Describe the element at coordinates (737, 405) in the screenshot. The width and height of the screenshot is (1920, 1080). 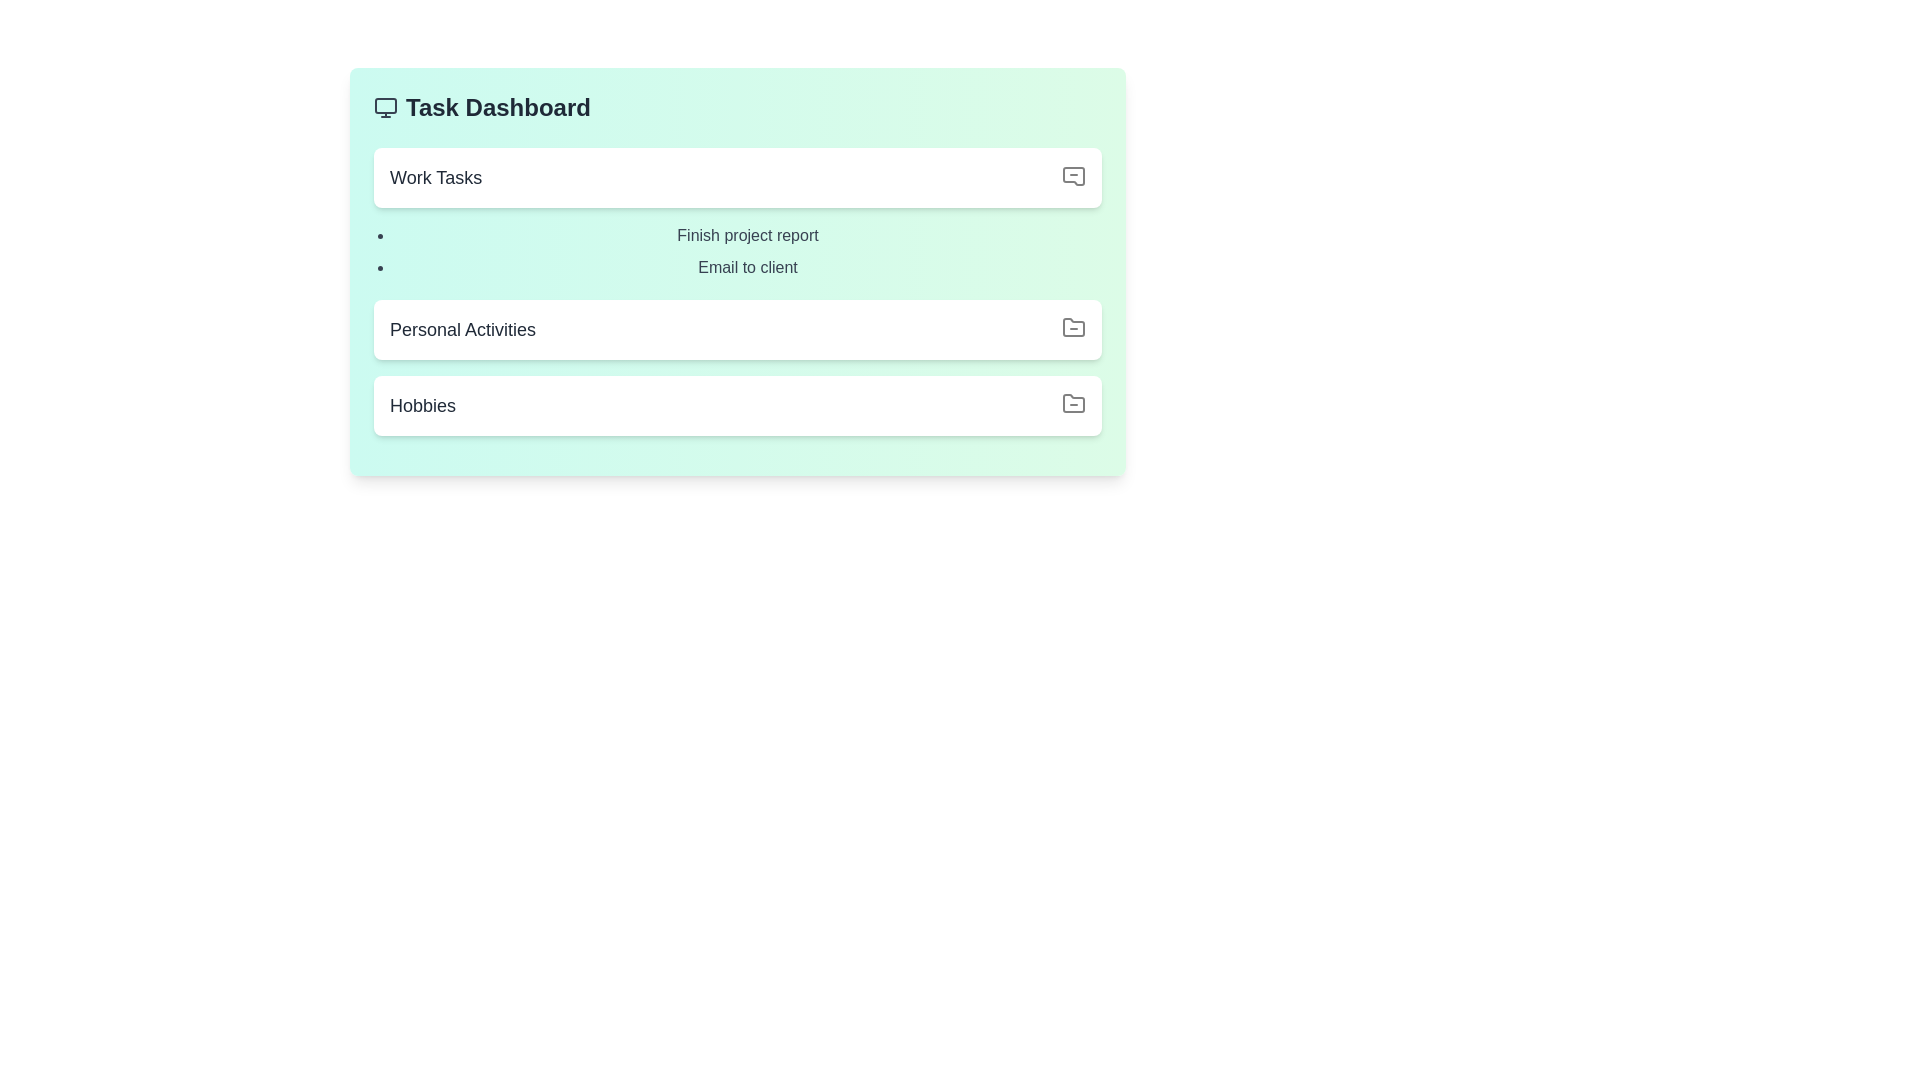
I see `the section title Hobbies to observe any visual changes` at that location.